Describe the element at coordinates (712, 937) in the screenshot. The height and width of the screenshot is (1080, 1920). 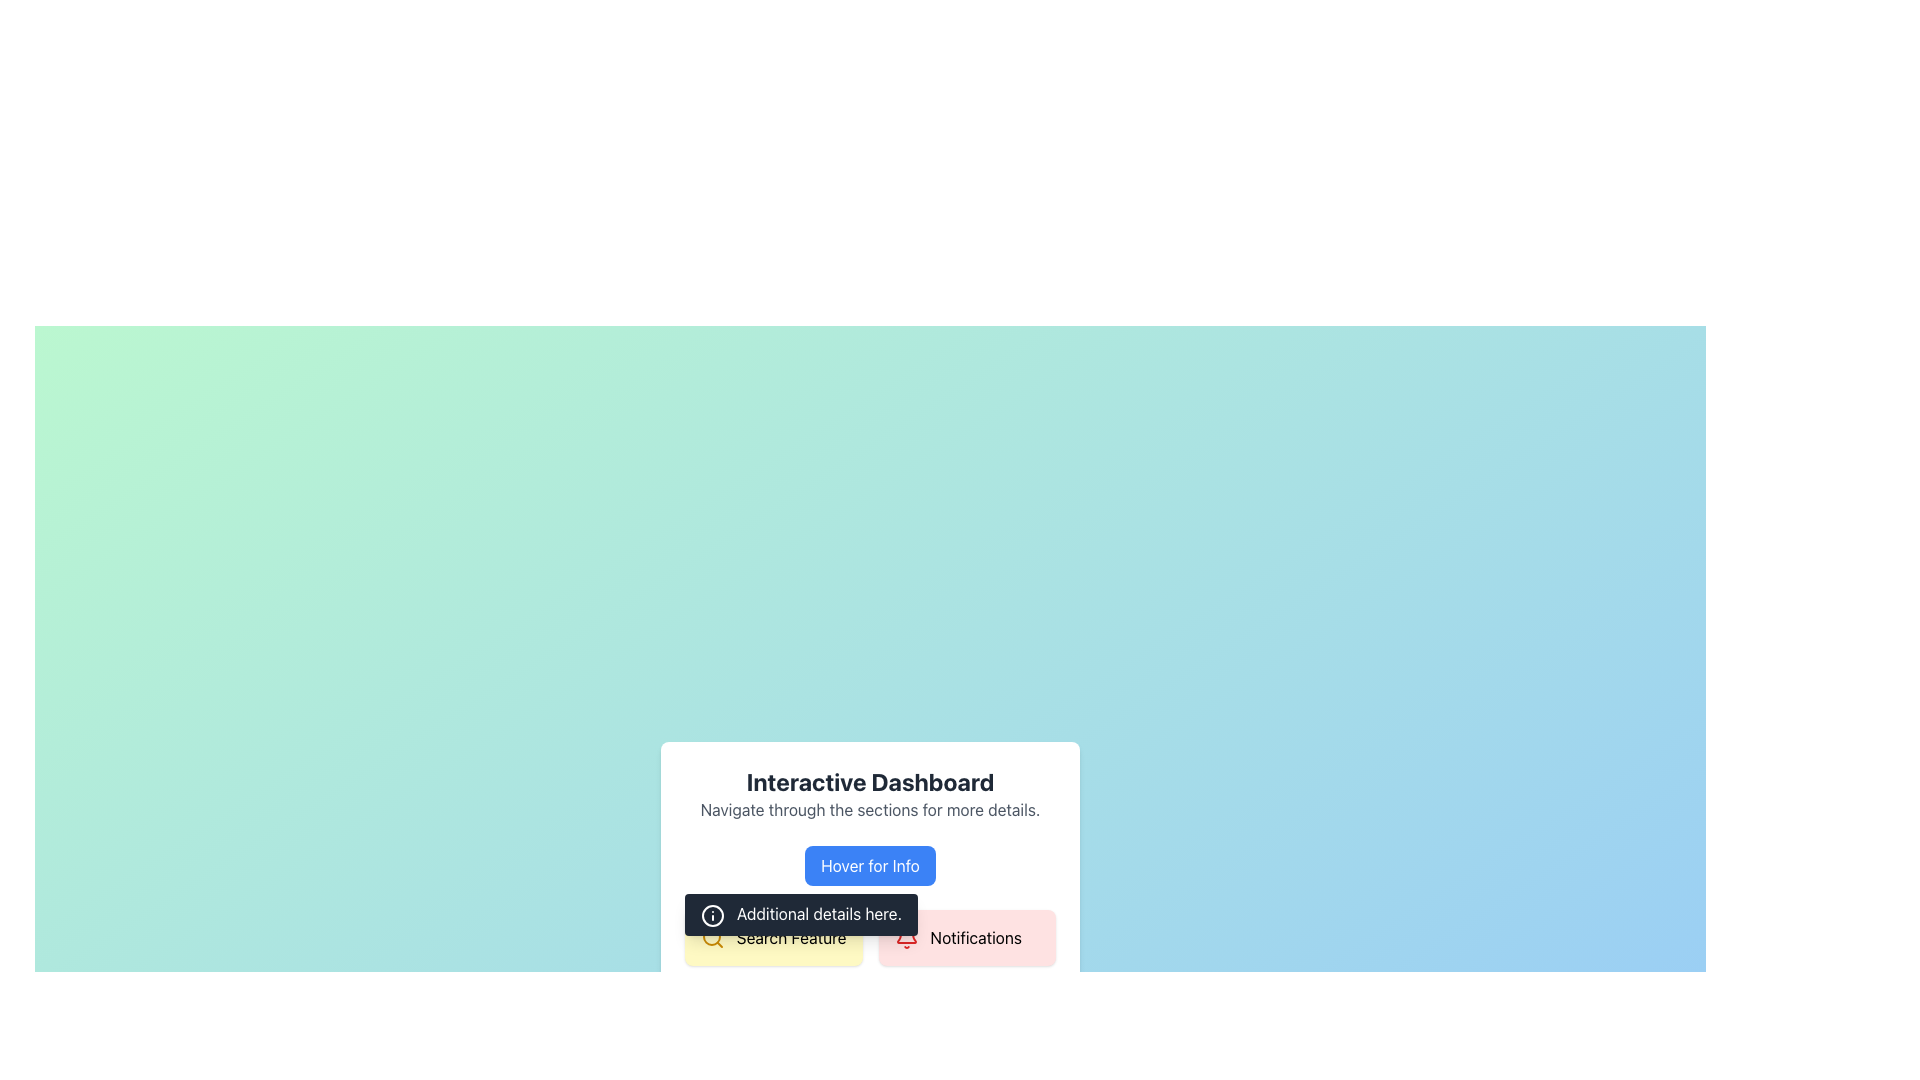
I see `the yellow search icon, which is a circular outline with a diagonal handle, located before the text 'Search Feature' in the bottom left of the 'Interactive Dashboard' card` at that location.